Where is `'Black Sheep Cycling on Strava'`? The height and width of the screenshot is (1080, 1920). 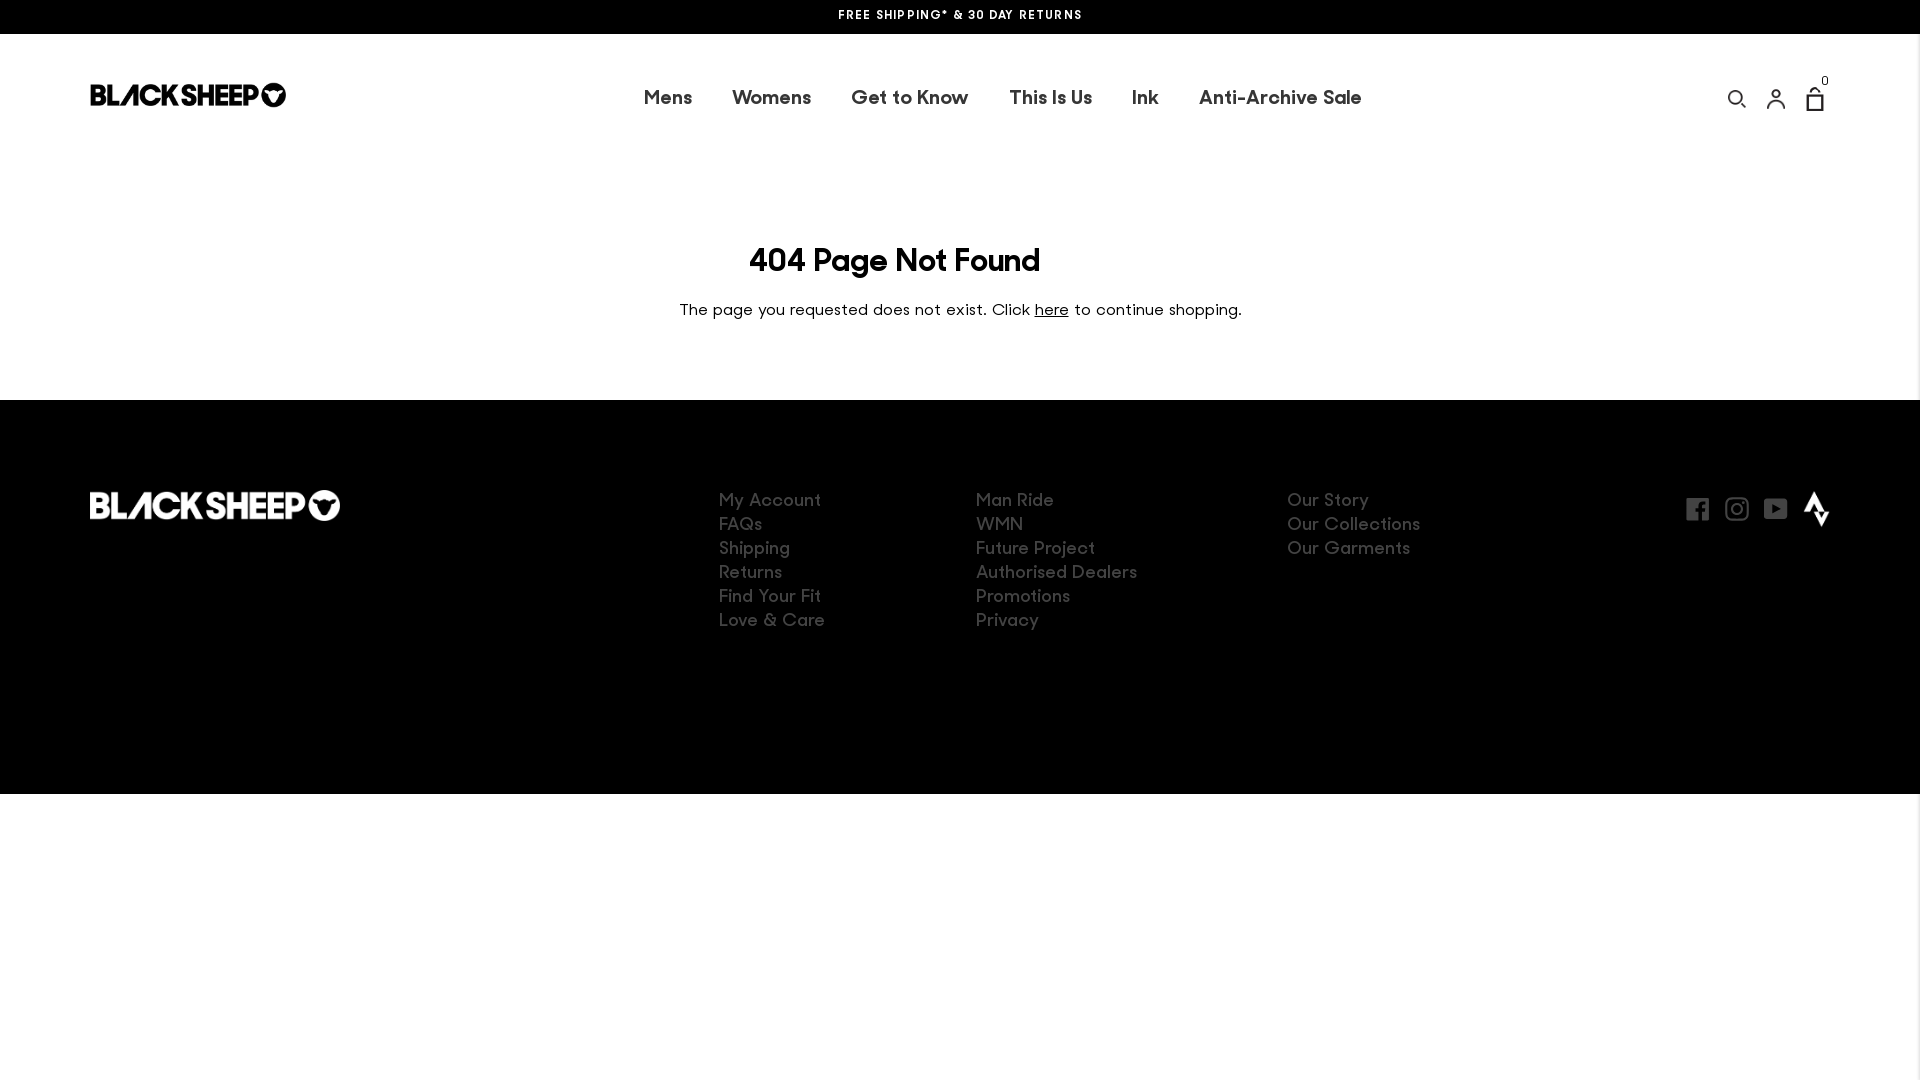 'Black Sheep Cycling on Strava' is located at coordinates (1816, 508).